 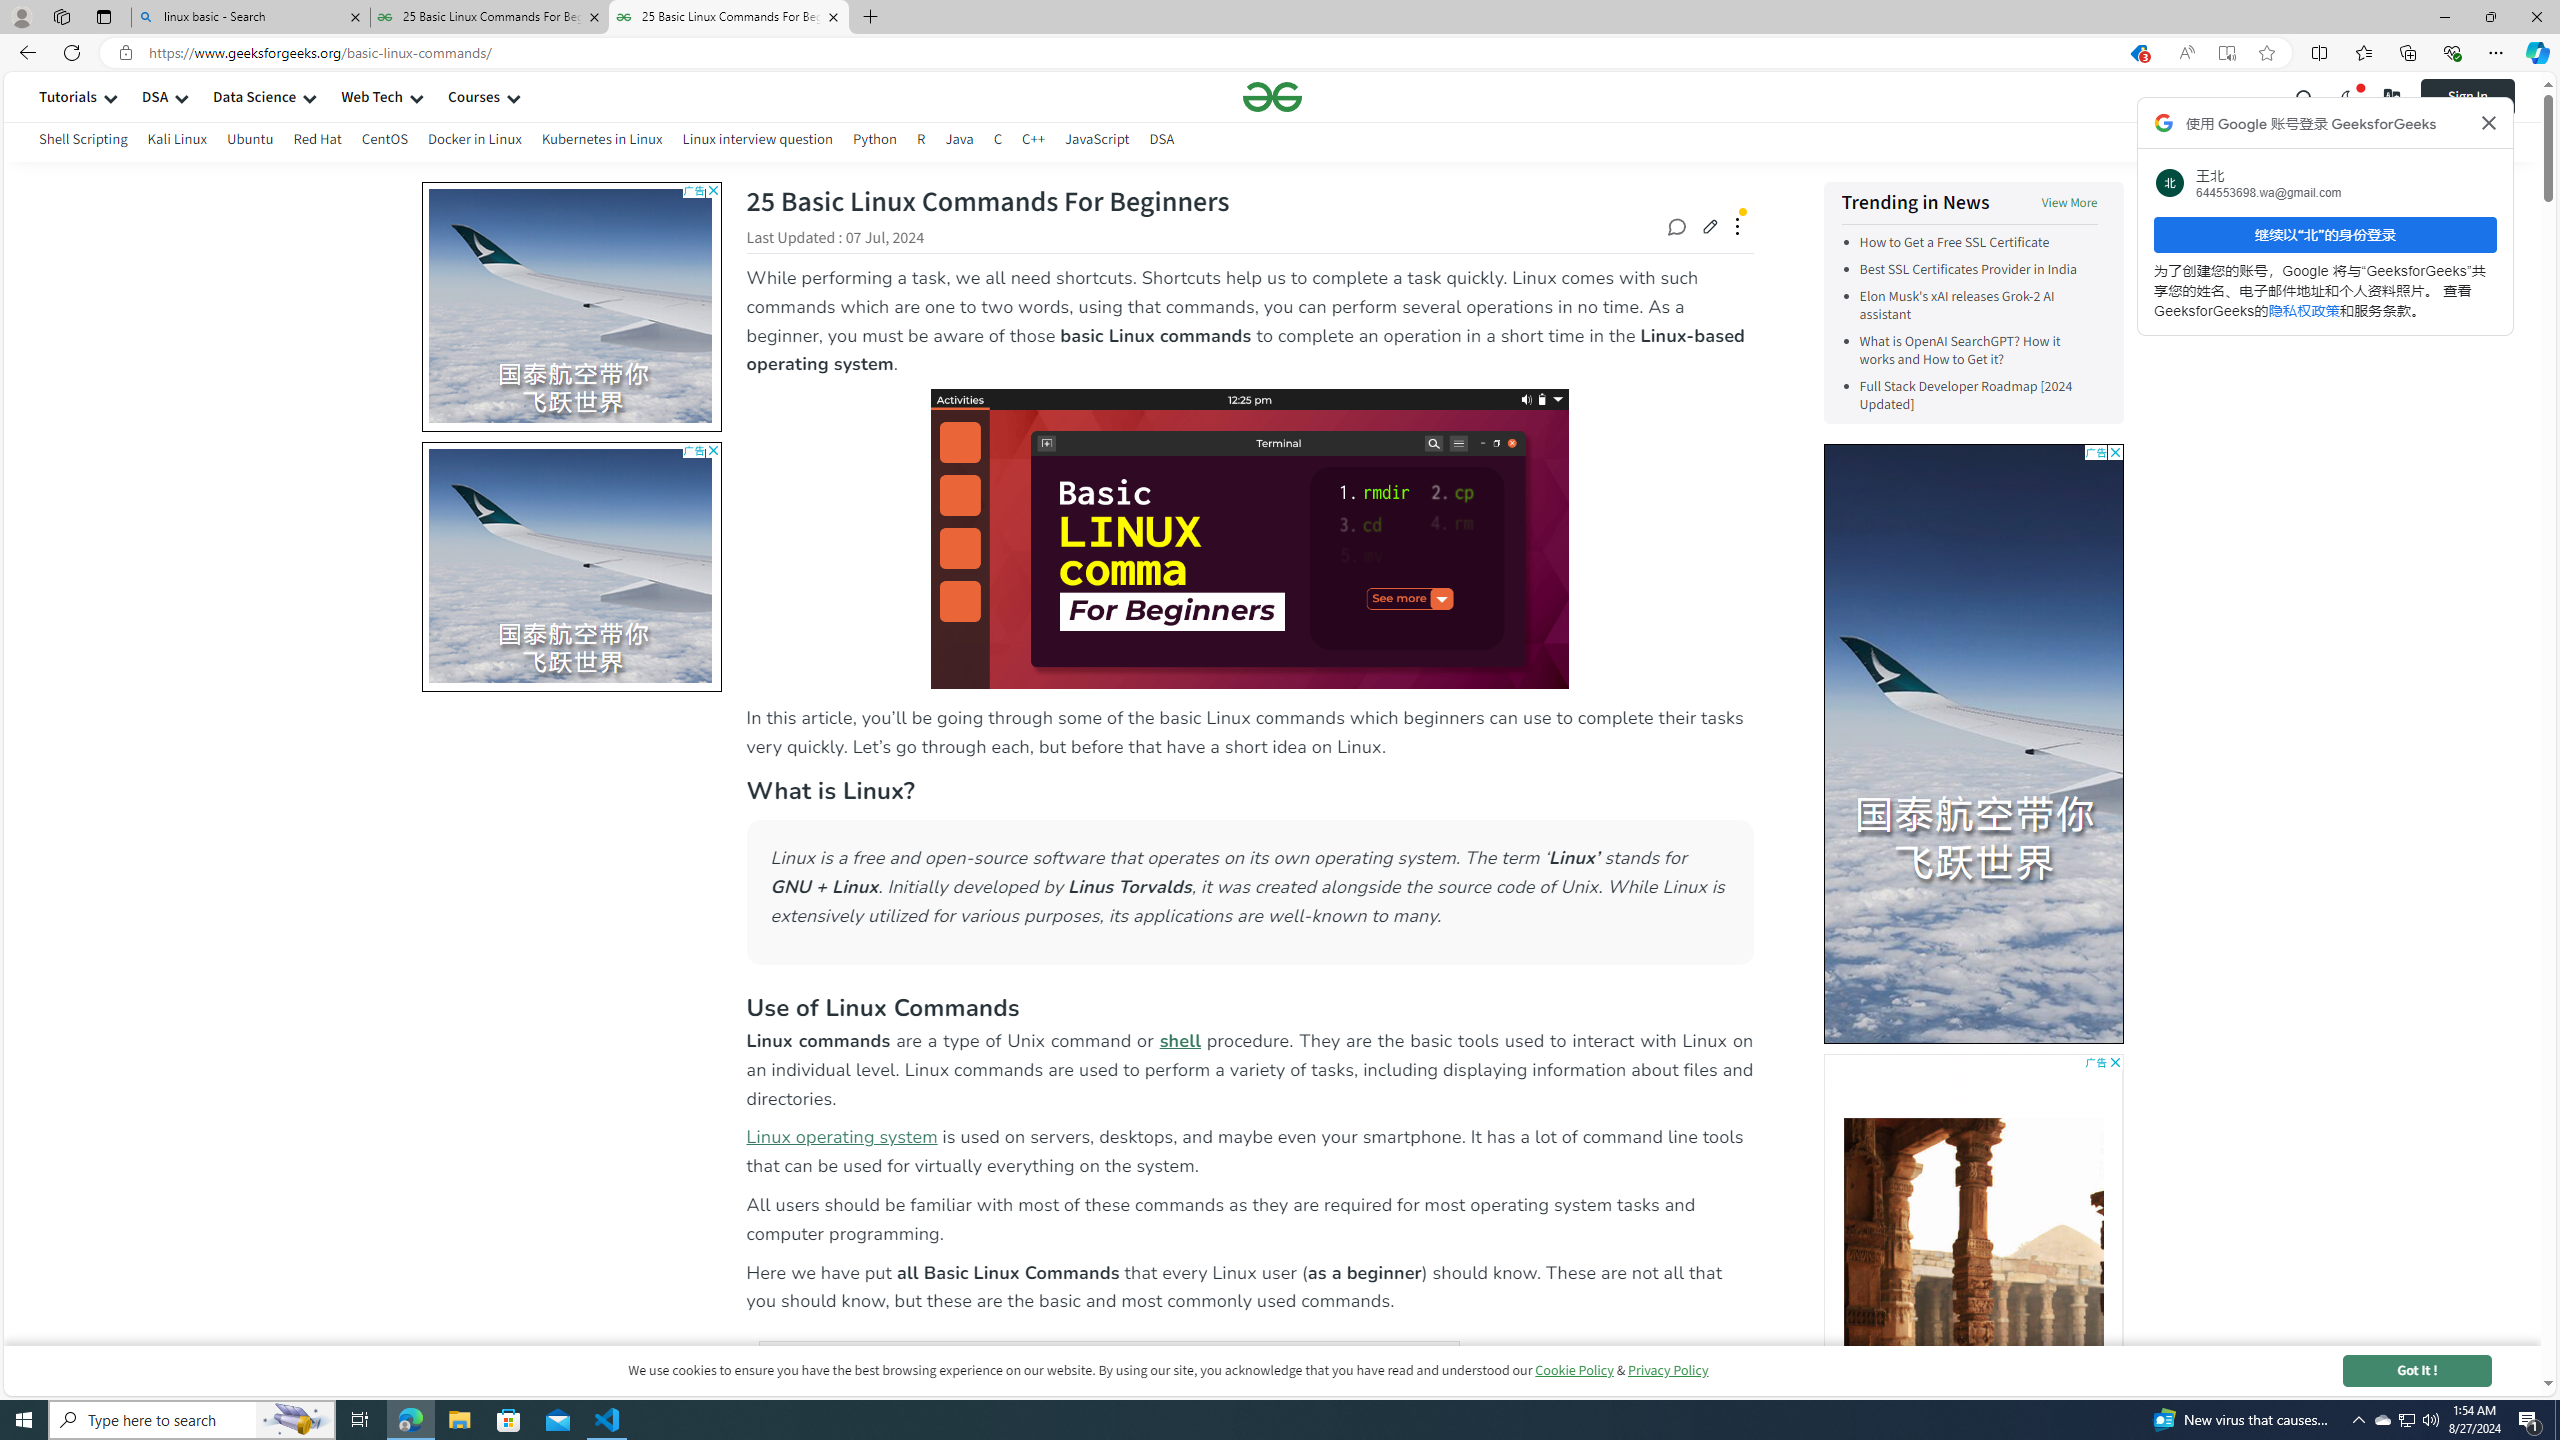 I want to click on 'JavaScript', so click(x=1096, y=141).